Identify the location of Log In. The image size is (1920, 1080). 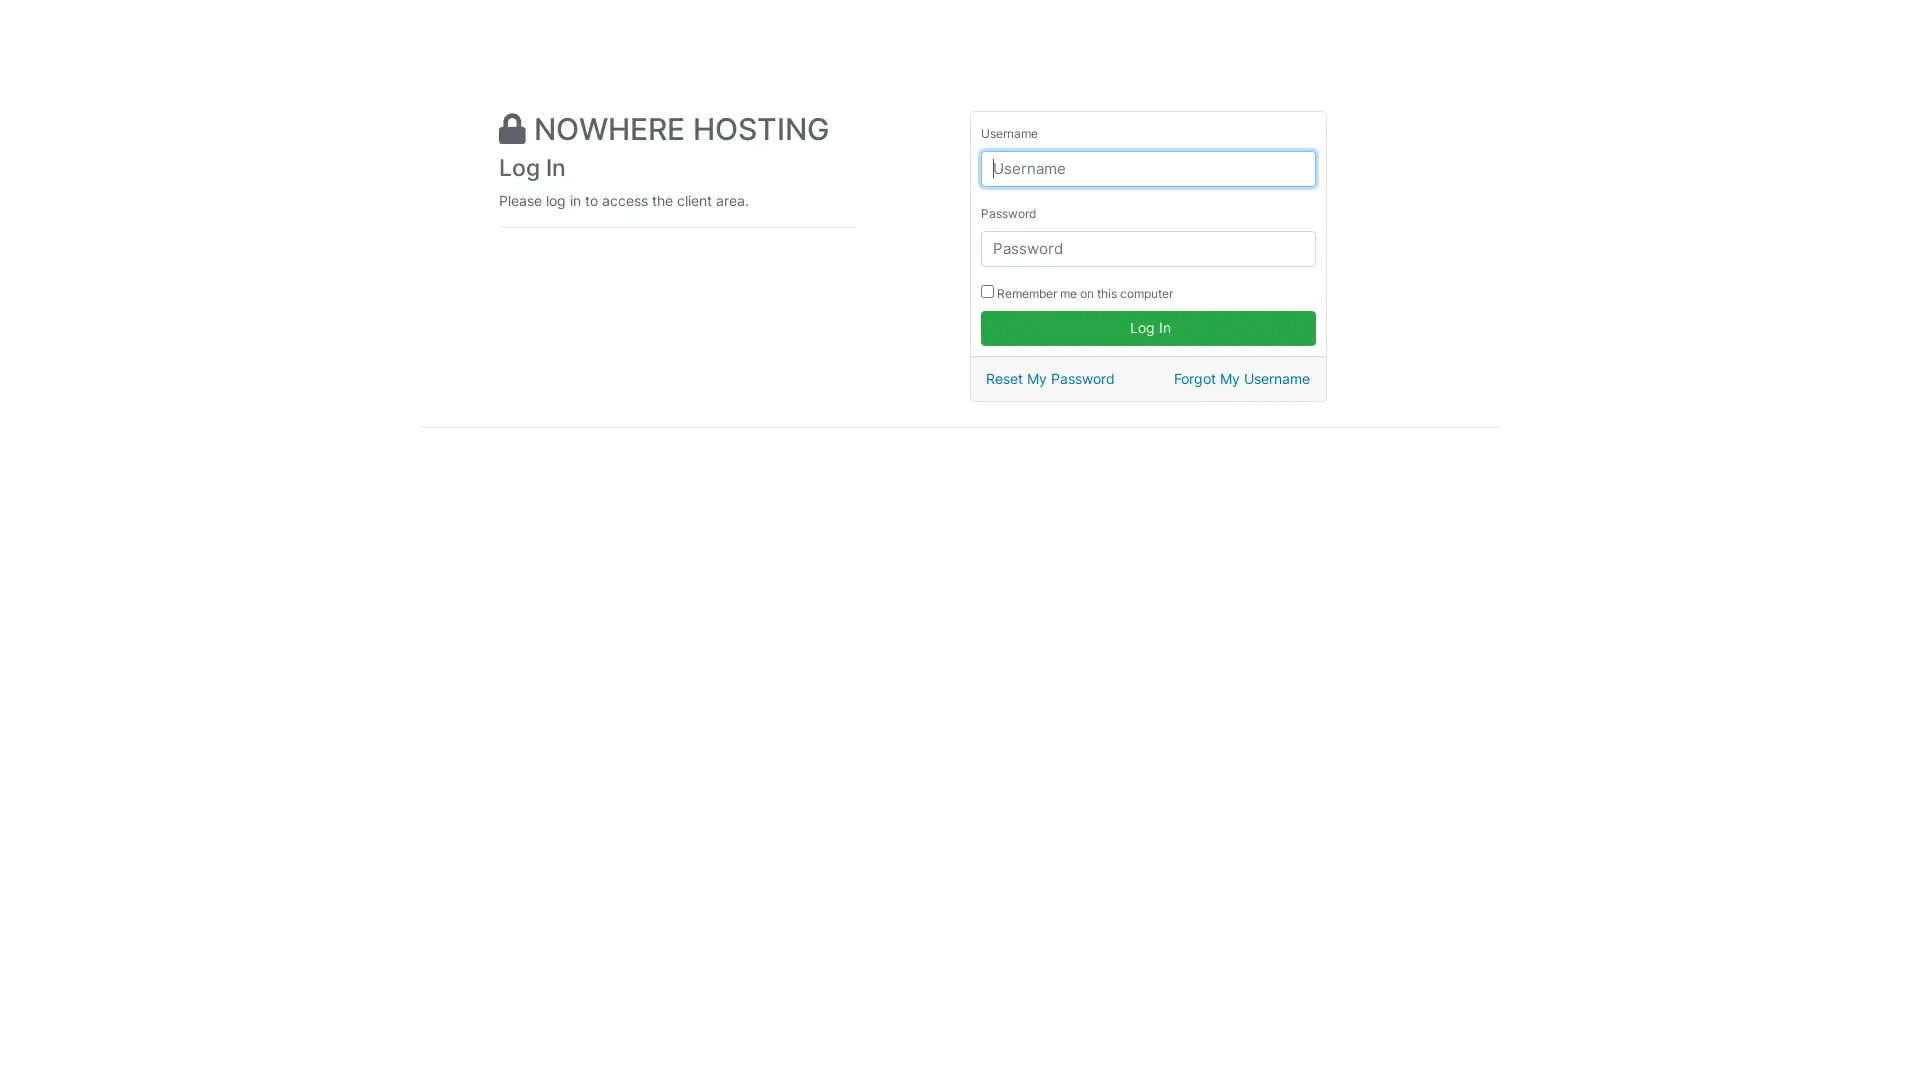
(1147, 326).